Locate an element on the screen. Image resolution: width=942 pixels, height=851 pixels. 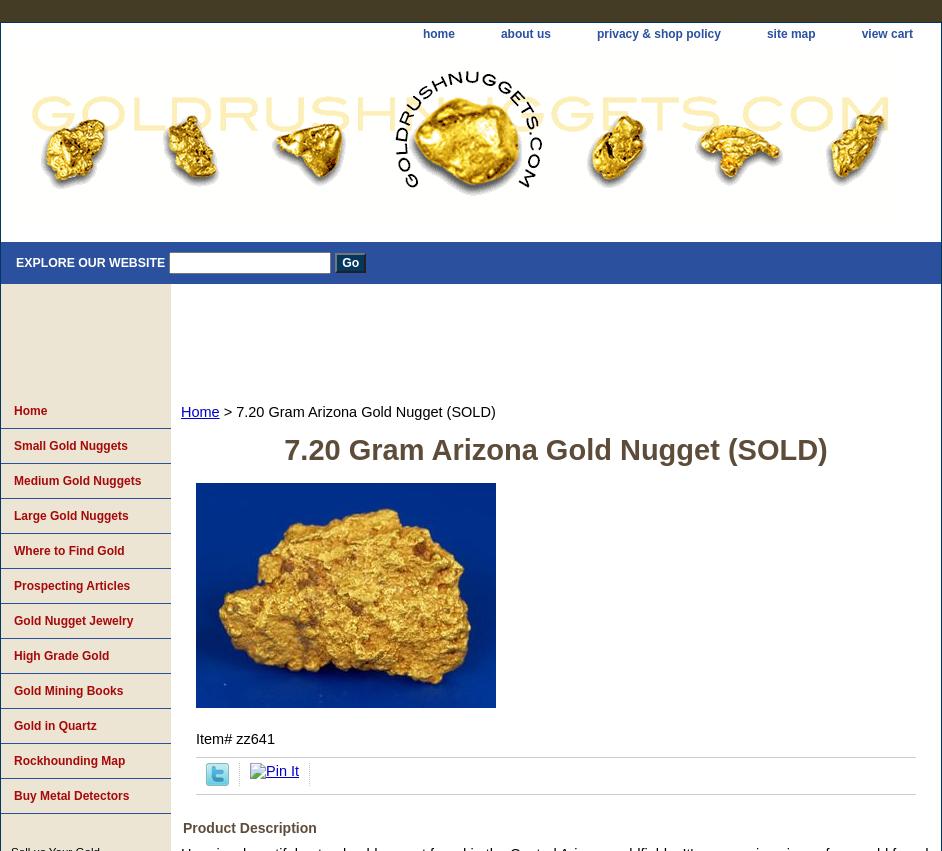
'> 7.20 Gram Arizona Gold Nugget (SOLD)' is located at coordinates (356, 410).